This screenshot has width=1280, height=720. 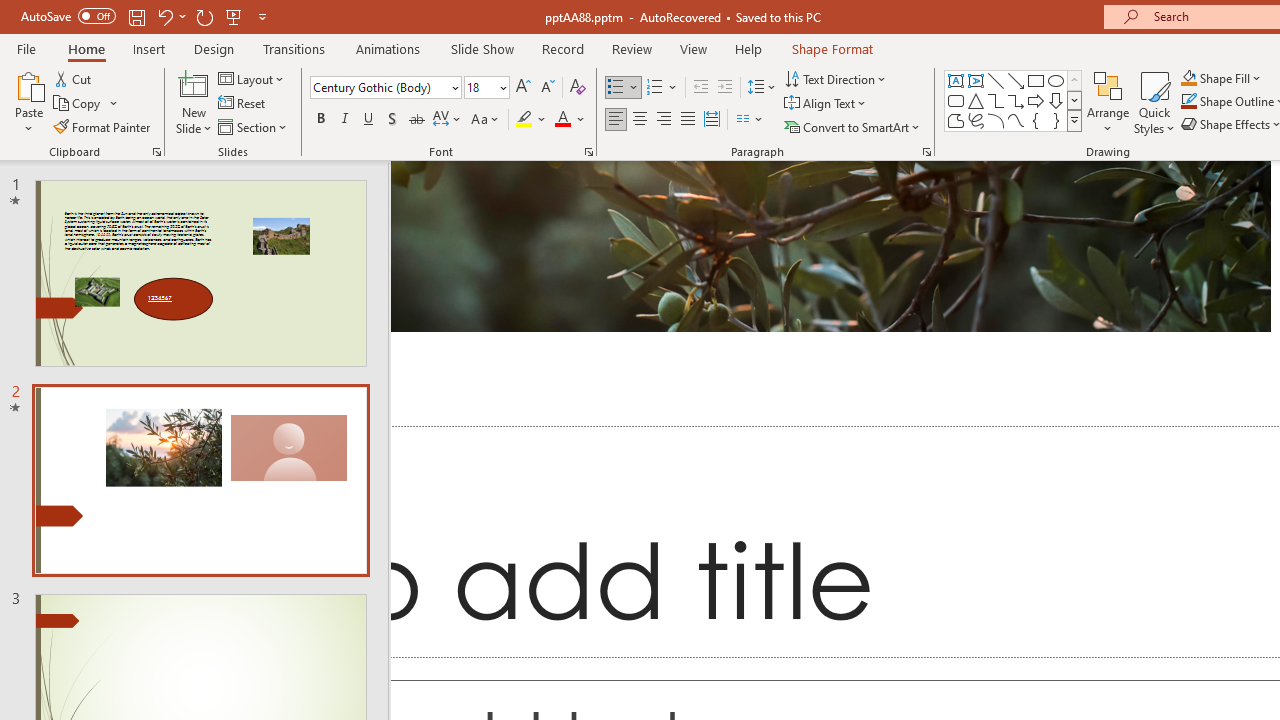 What do you see at coordinates (955, 100) in the screenshot?
I see `'Rectangle: Rounded Corners'` at bounding box center [955, 100].